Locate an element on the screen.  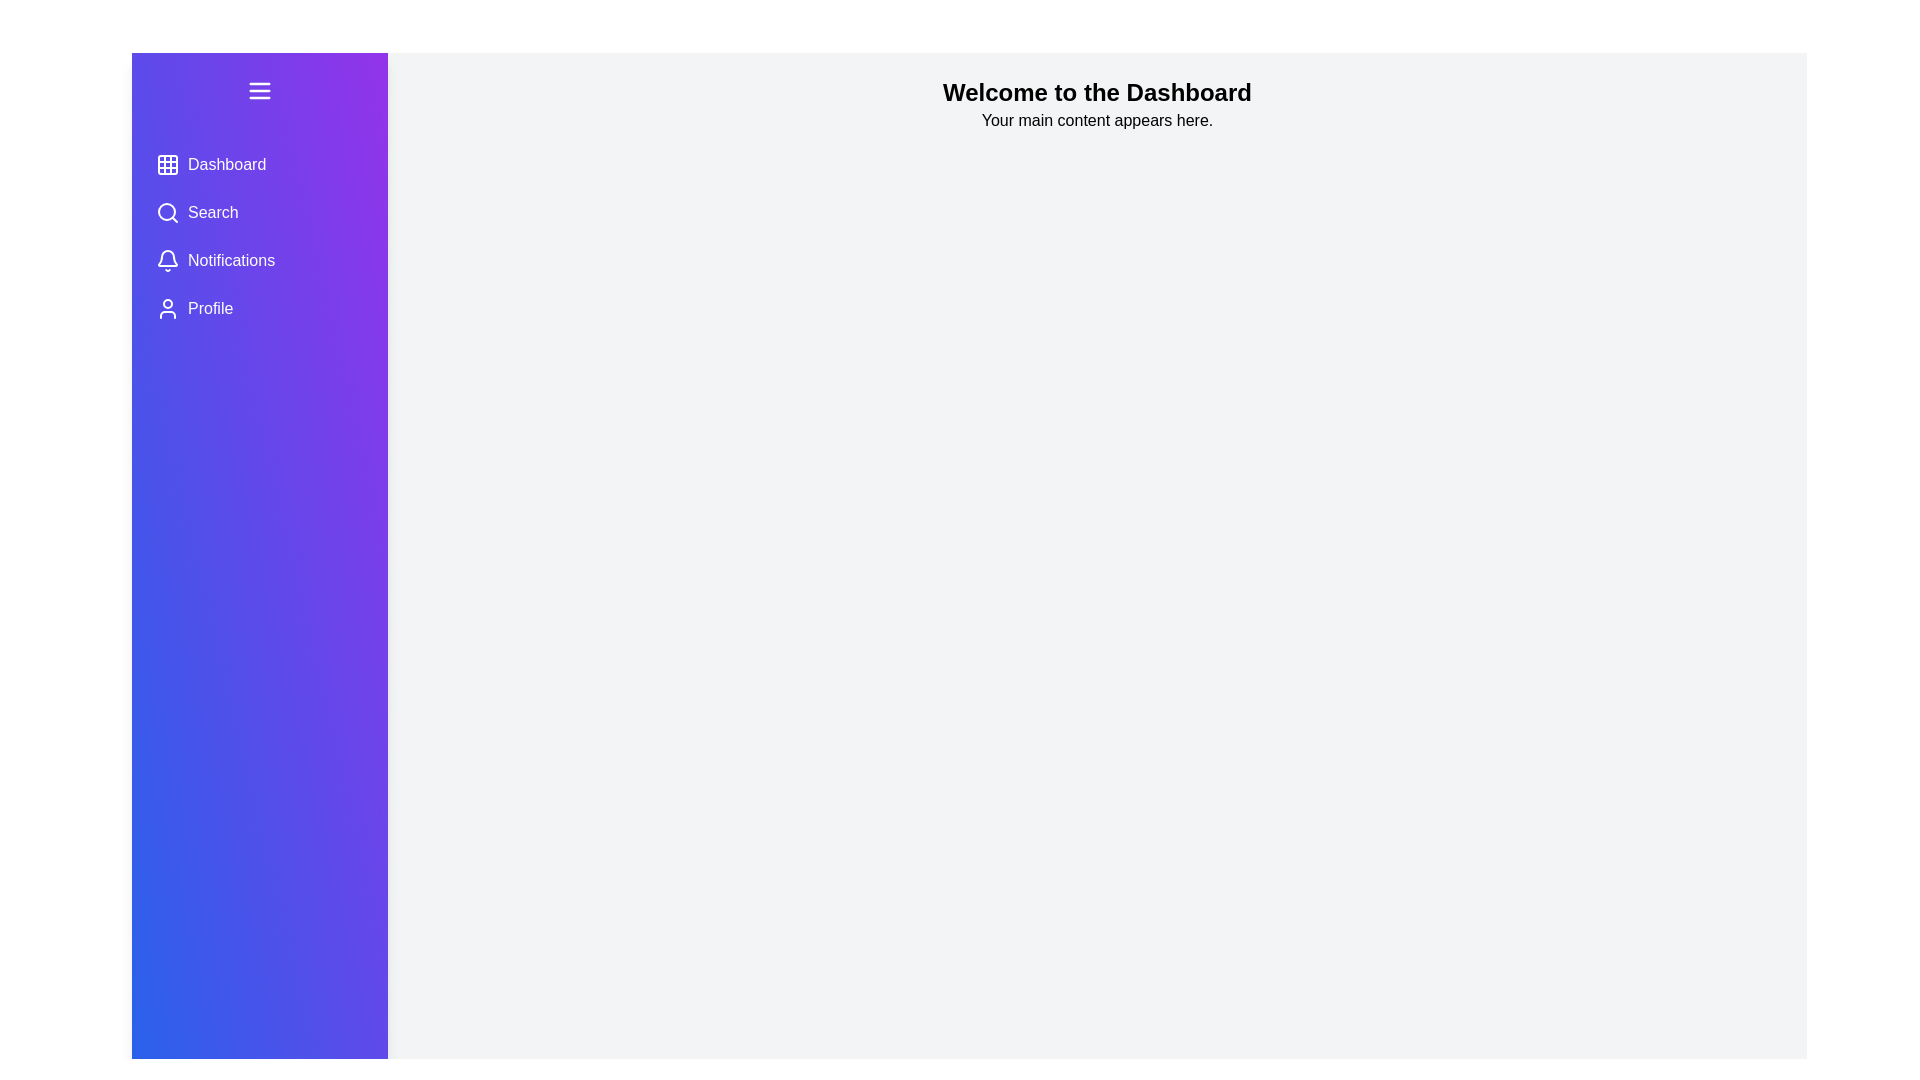
the 'Search' list item in the sidebar to navigate to the search page is located at coordinates (258, 212).